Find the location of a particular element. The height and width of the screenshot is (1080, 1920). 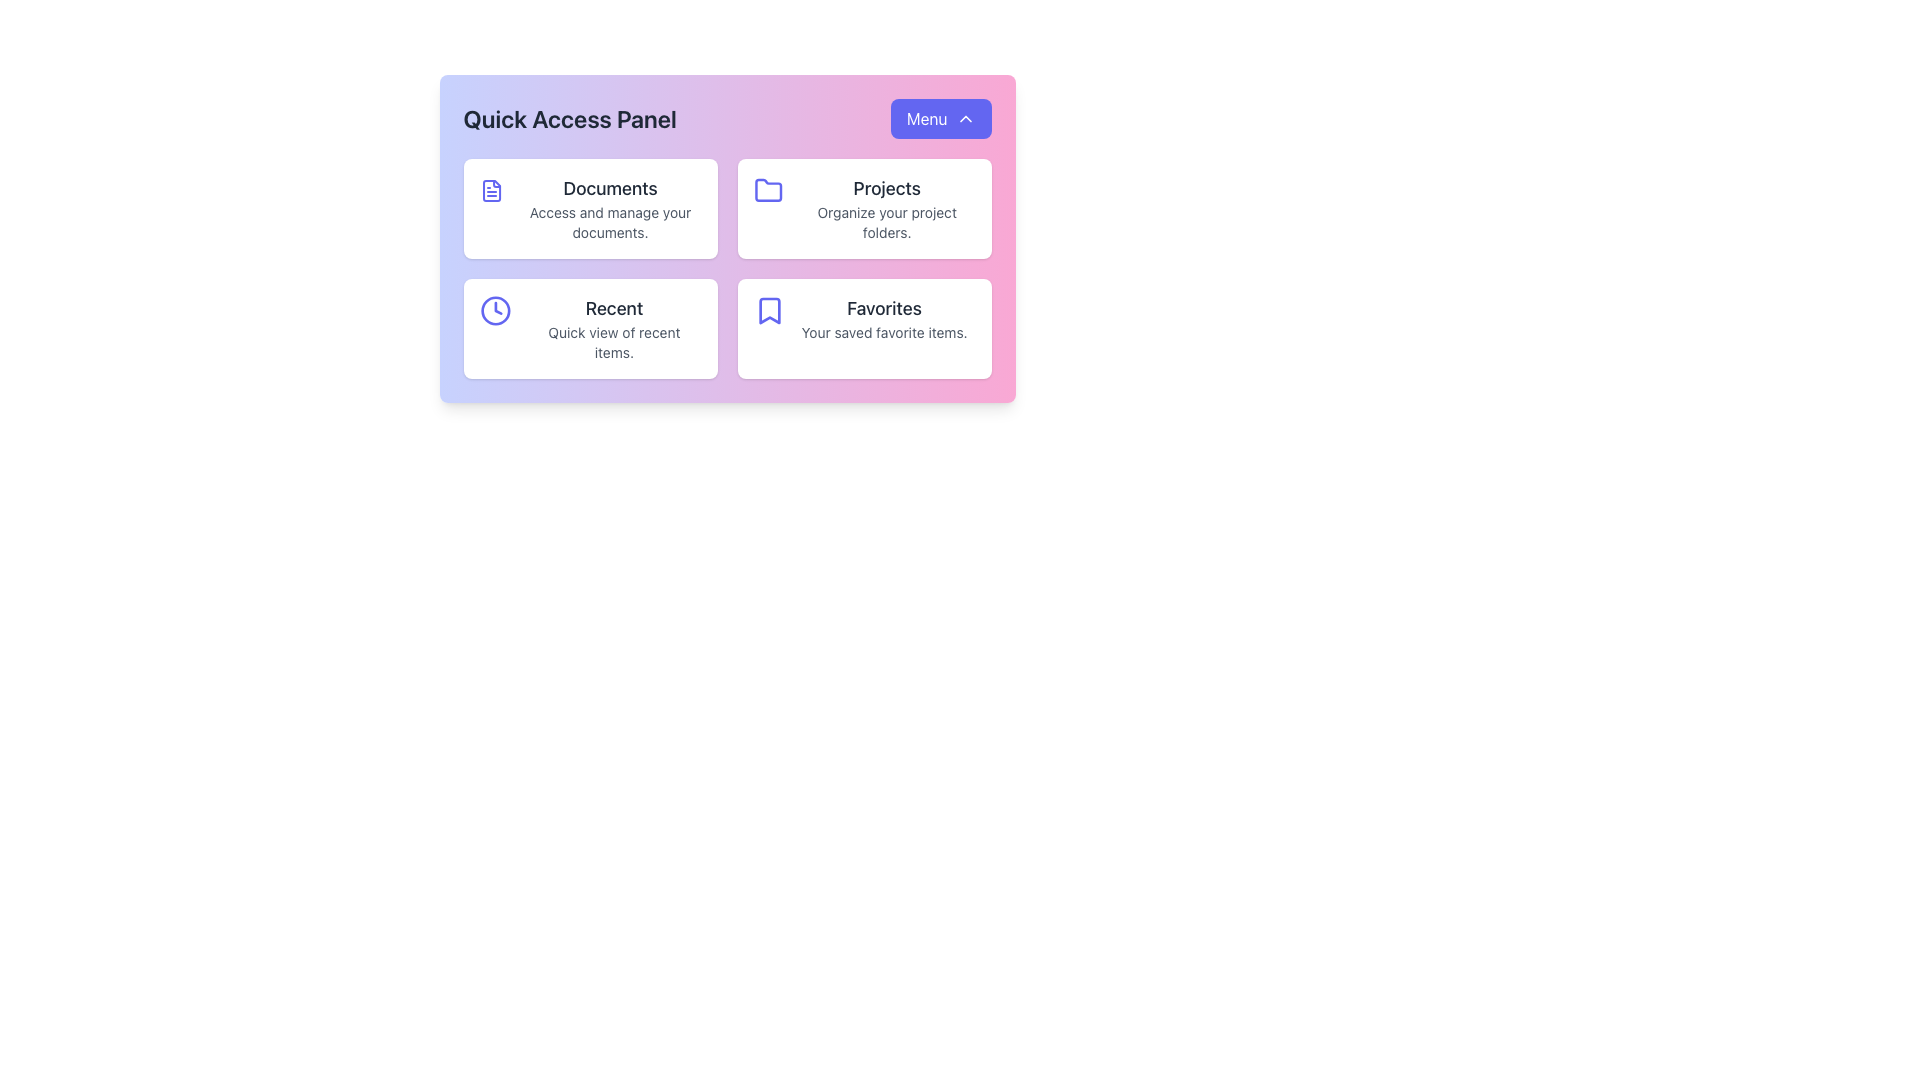

the outer circular part of the clock icon located in the bottom-left card of the Quick Access Panel, which encloses the inner clock components and is positioned above the 'Recent' text is located at coordinates (495, 311).